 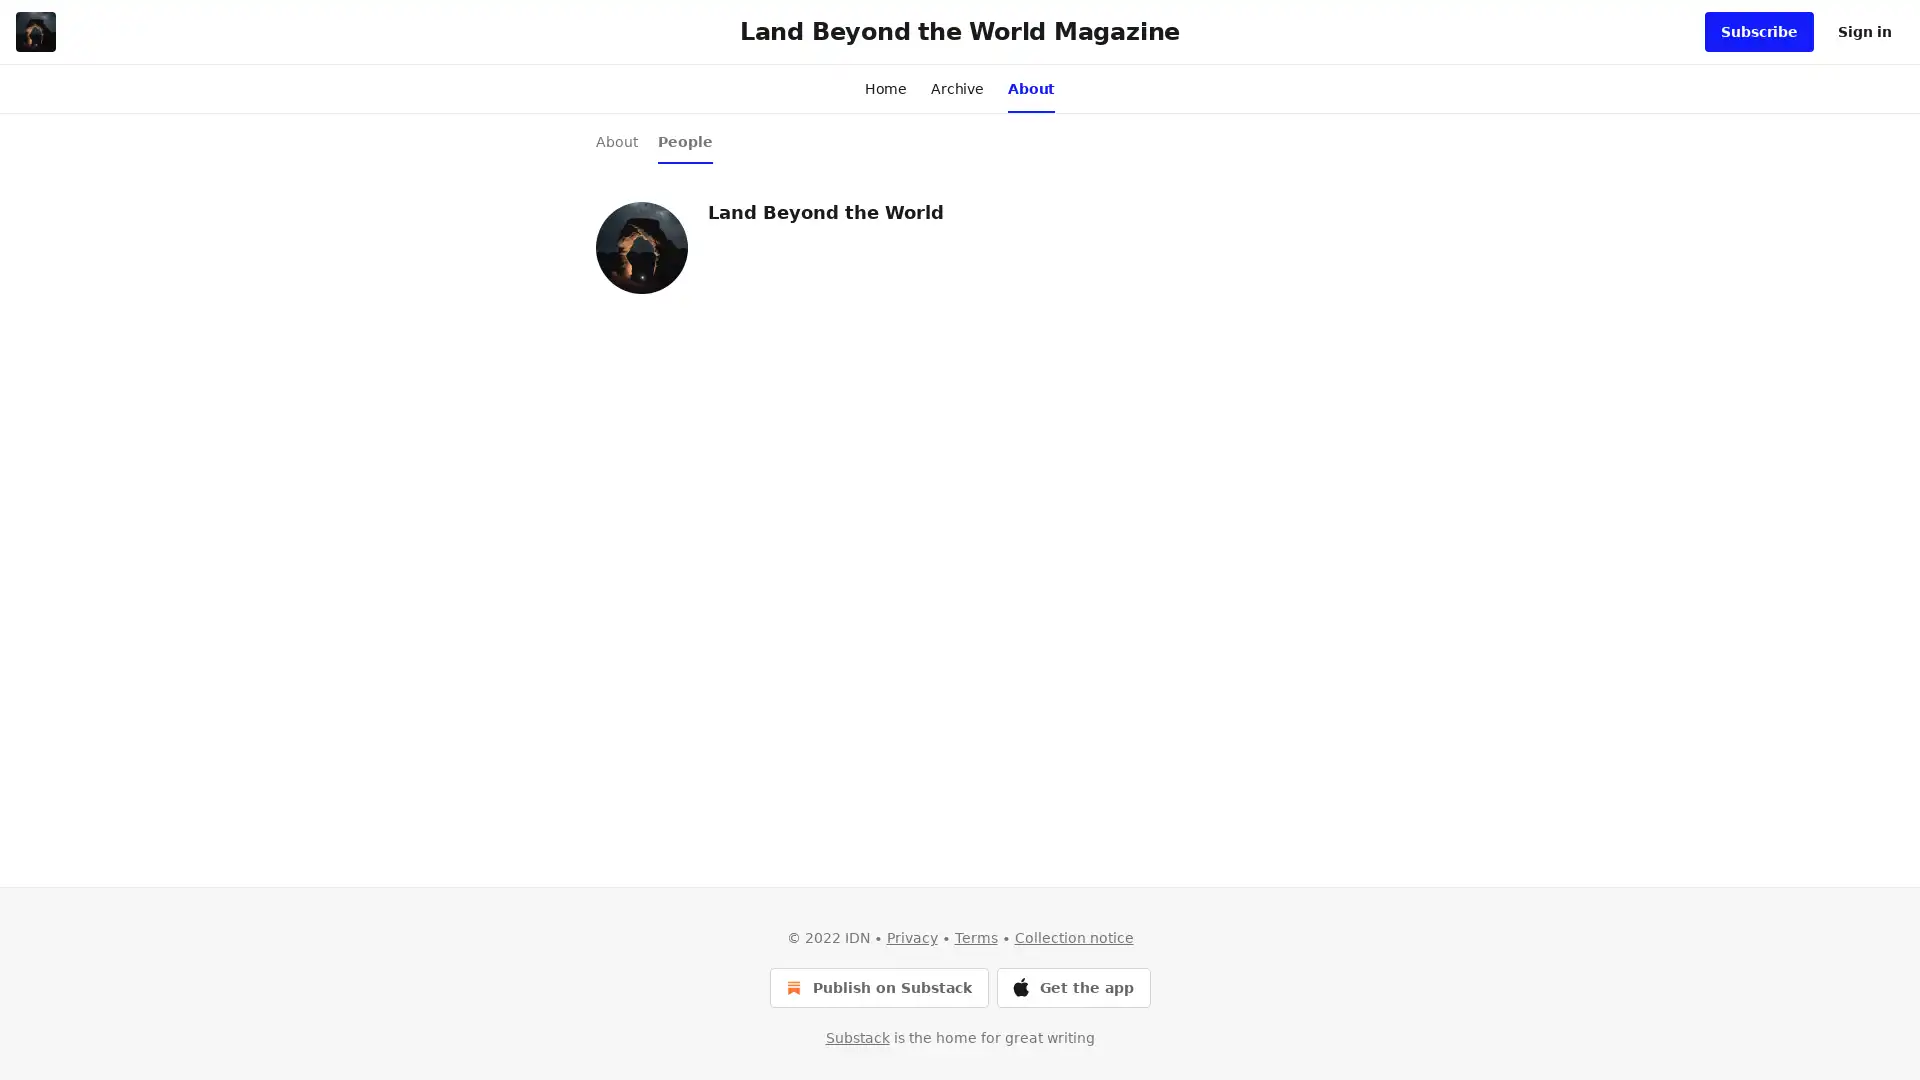 I want to click on Archive, so click(x=956, y=87).